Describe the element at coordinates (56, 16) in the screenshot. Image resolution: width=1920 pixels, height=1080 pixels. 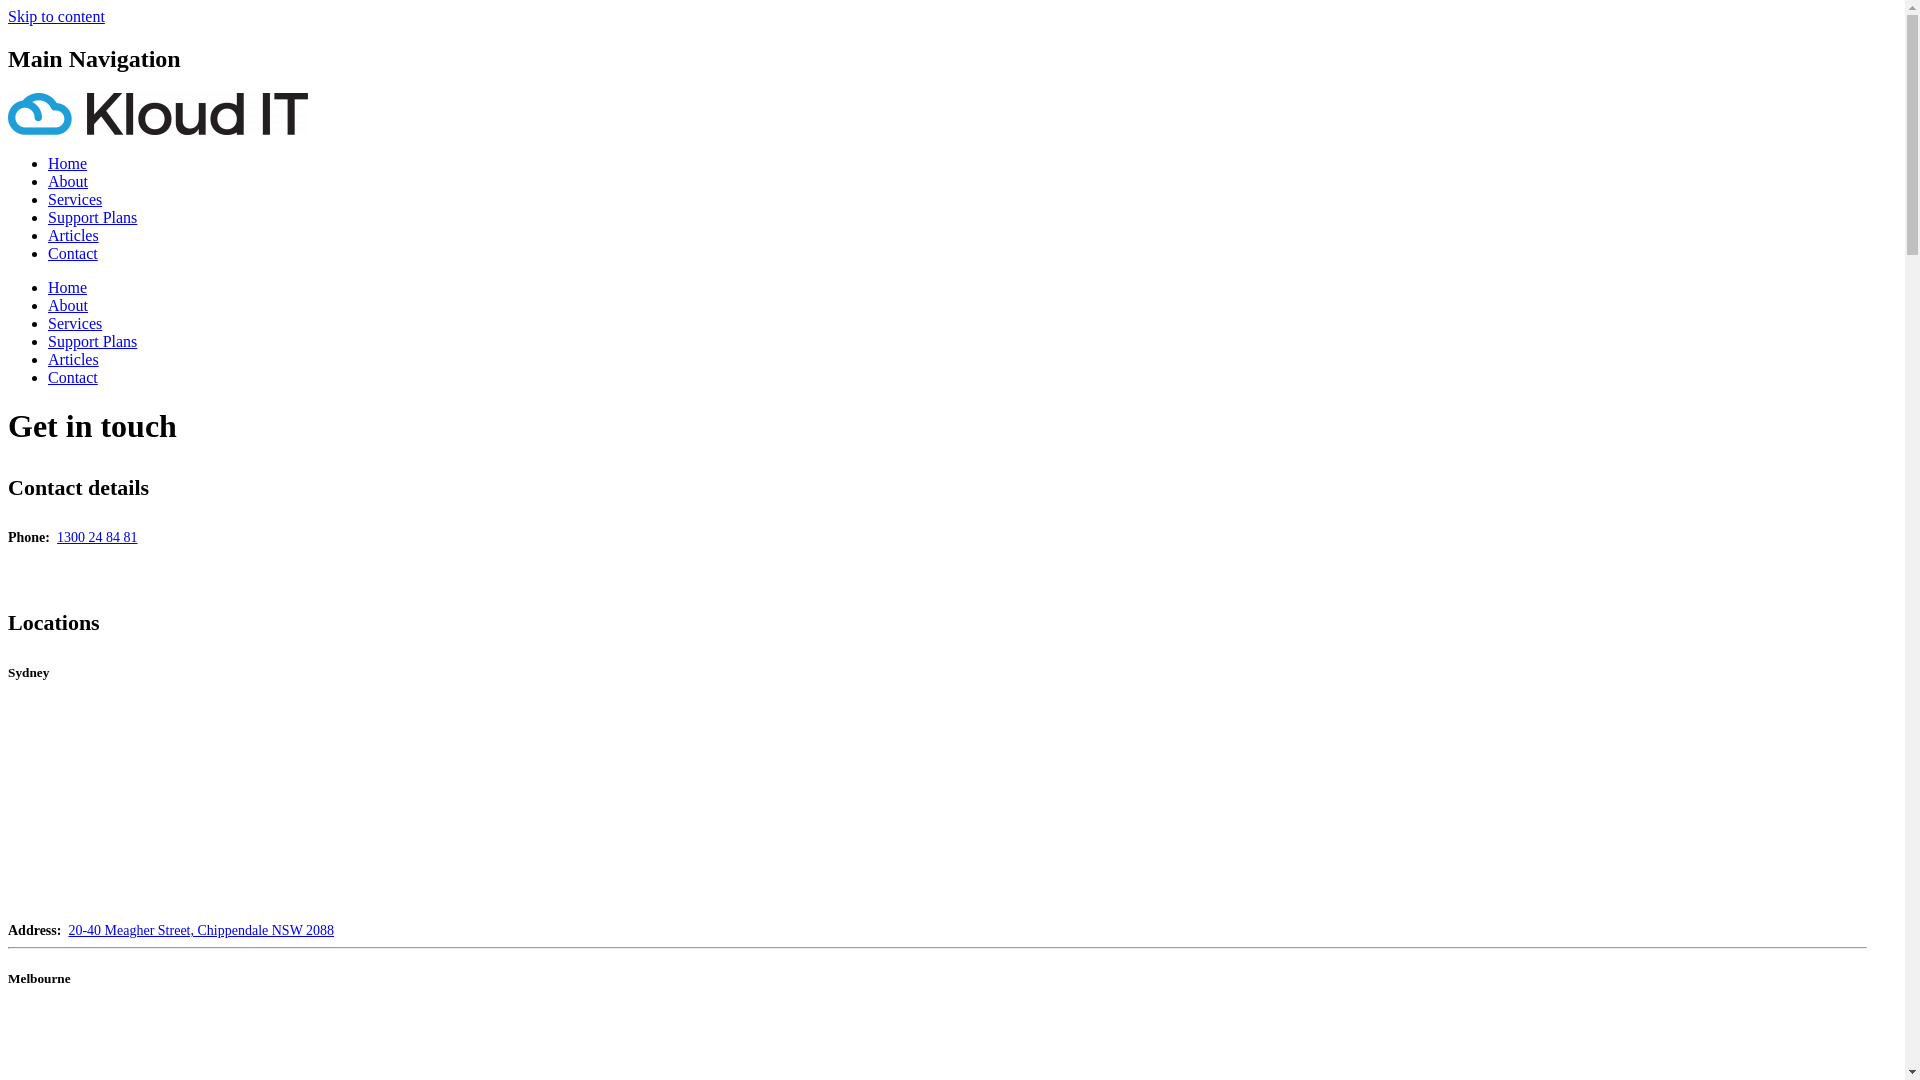
I see `'Skip to content'` at that location.